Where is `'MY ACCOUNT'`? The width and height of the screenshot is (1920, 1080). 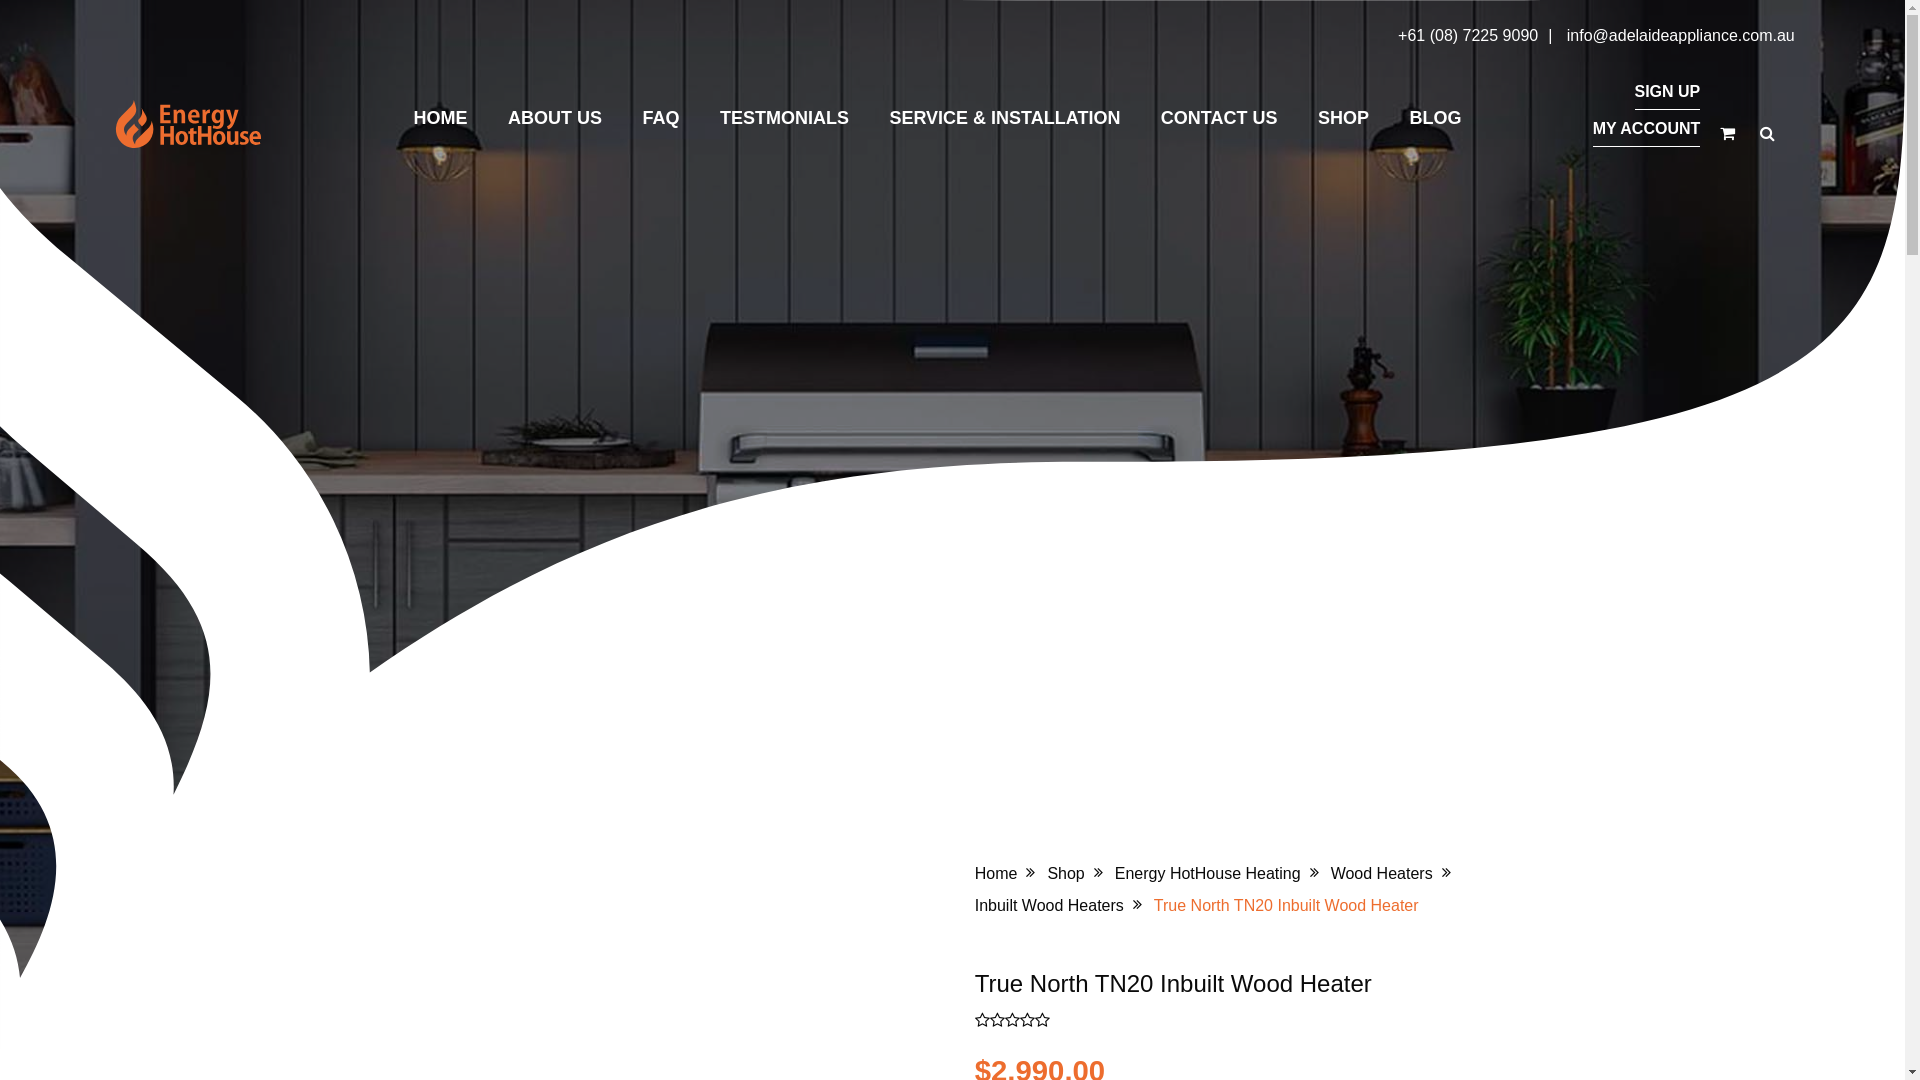 'MY ACCOUNT' is located at coordinates (1646, 128).